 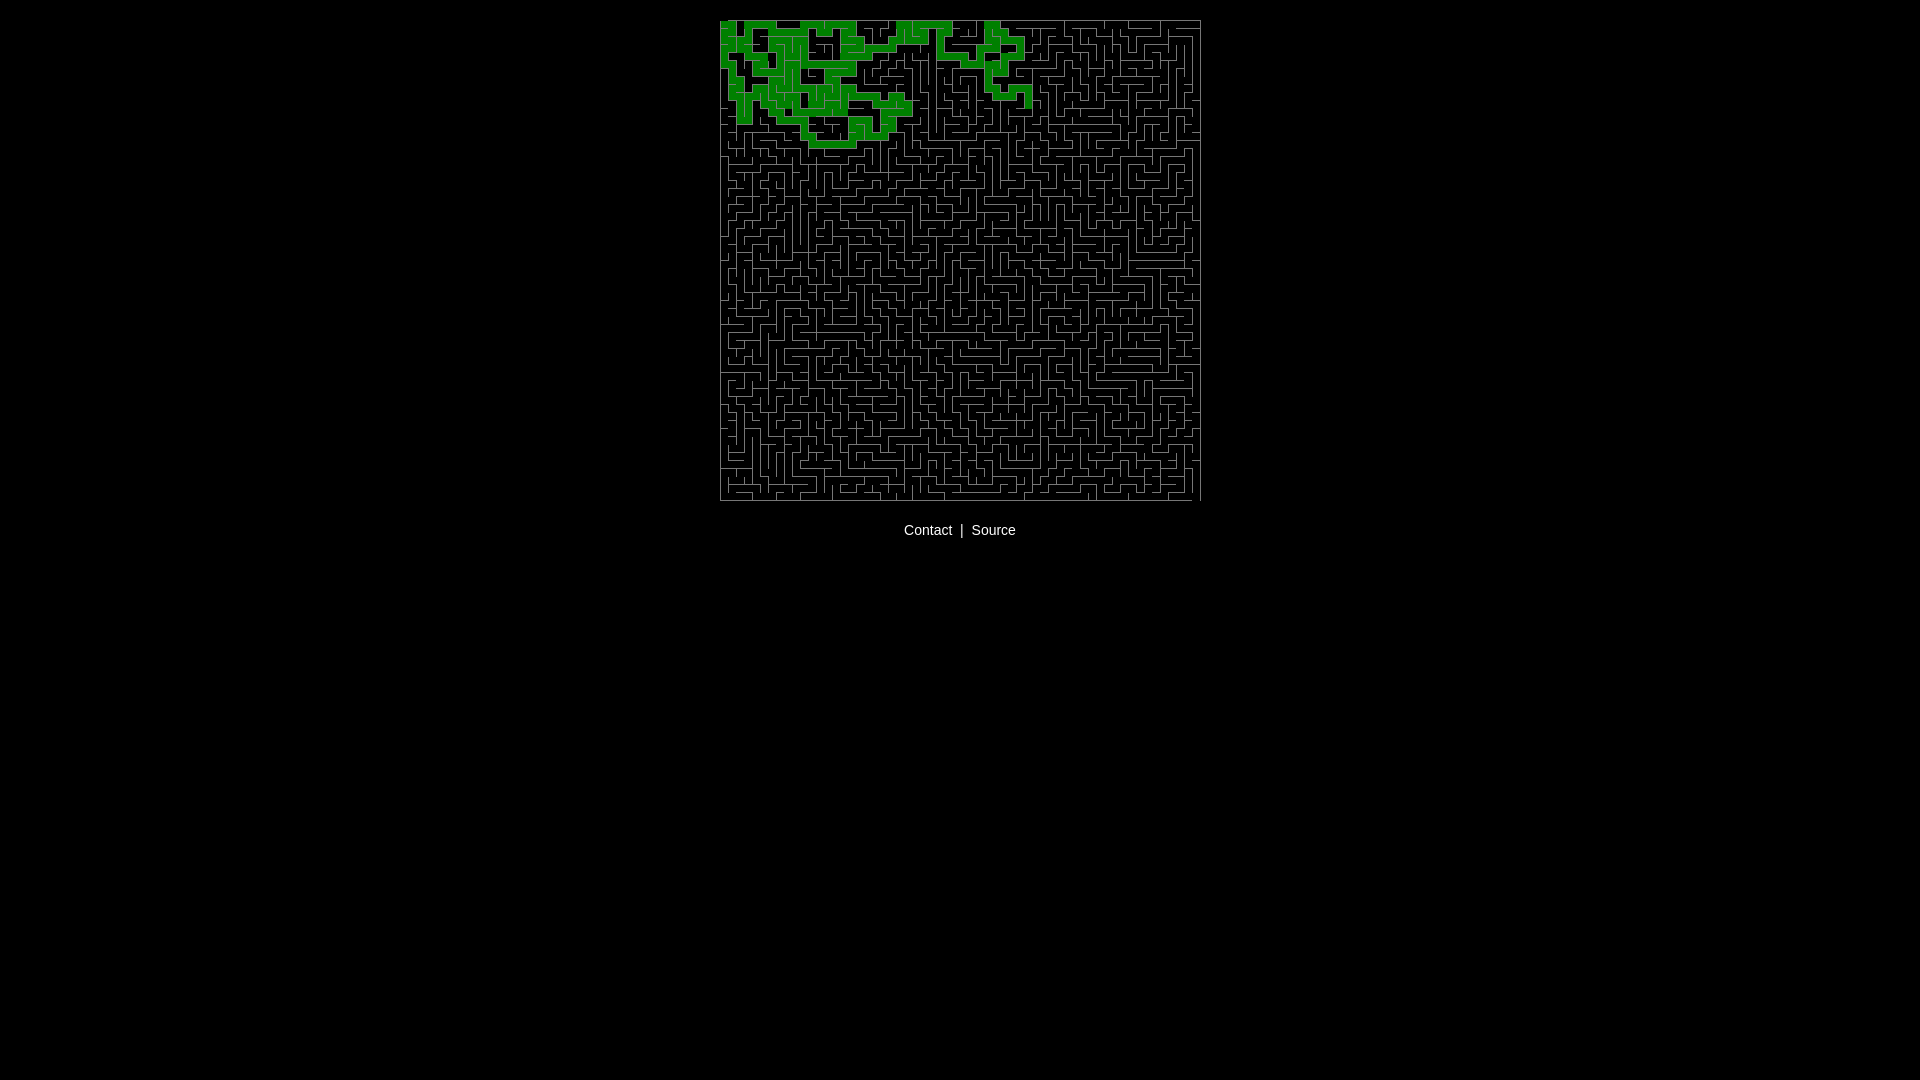 What do you see at coordinates (993, 528) in the screenshot?
I see `'Source'` at bounding box center [993, 528].